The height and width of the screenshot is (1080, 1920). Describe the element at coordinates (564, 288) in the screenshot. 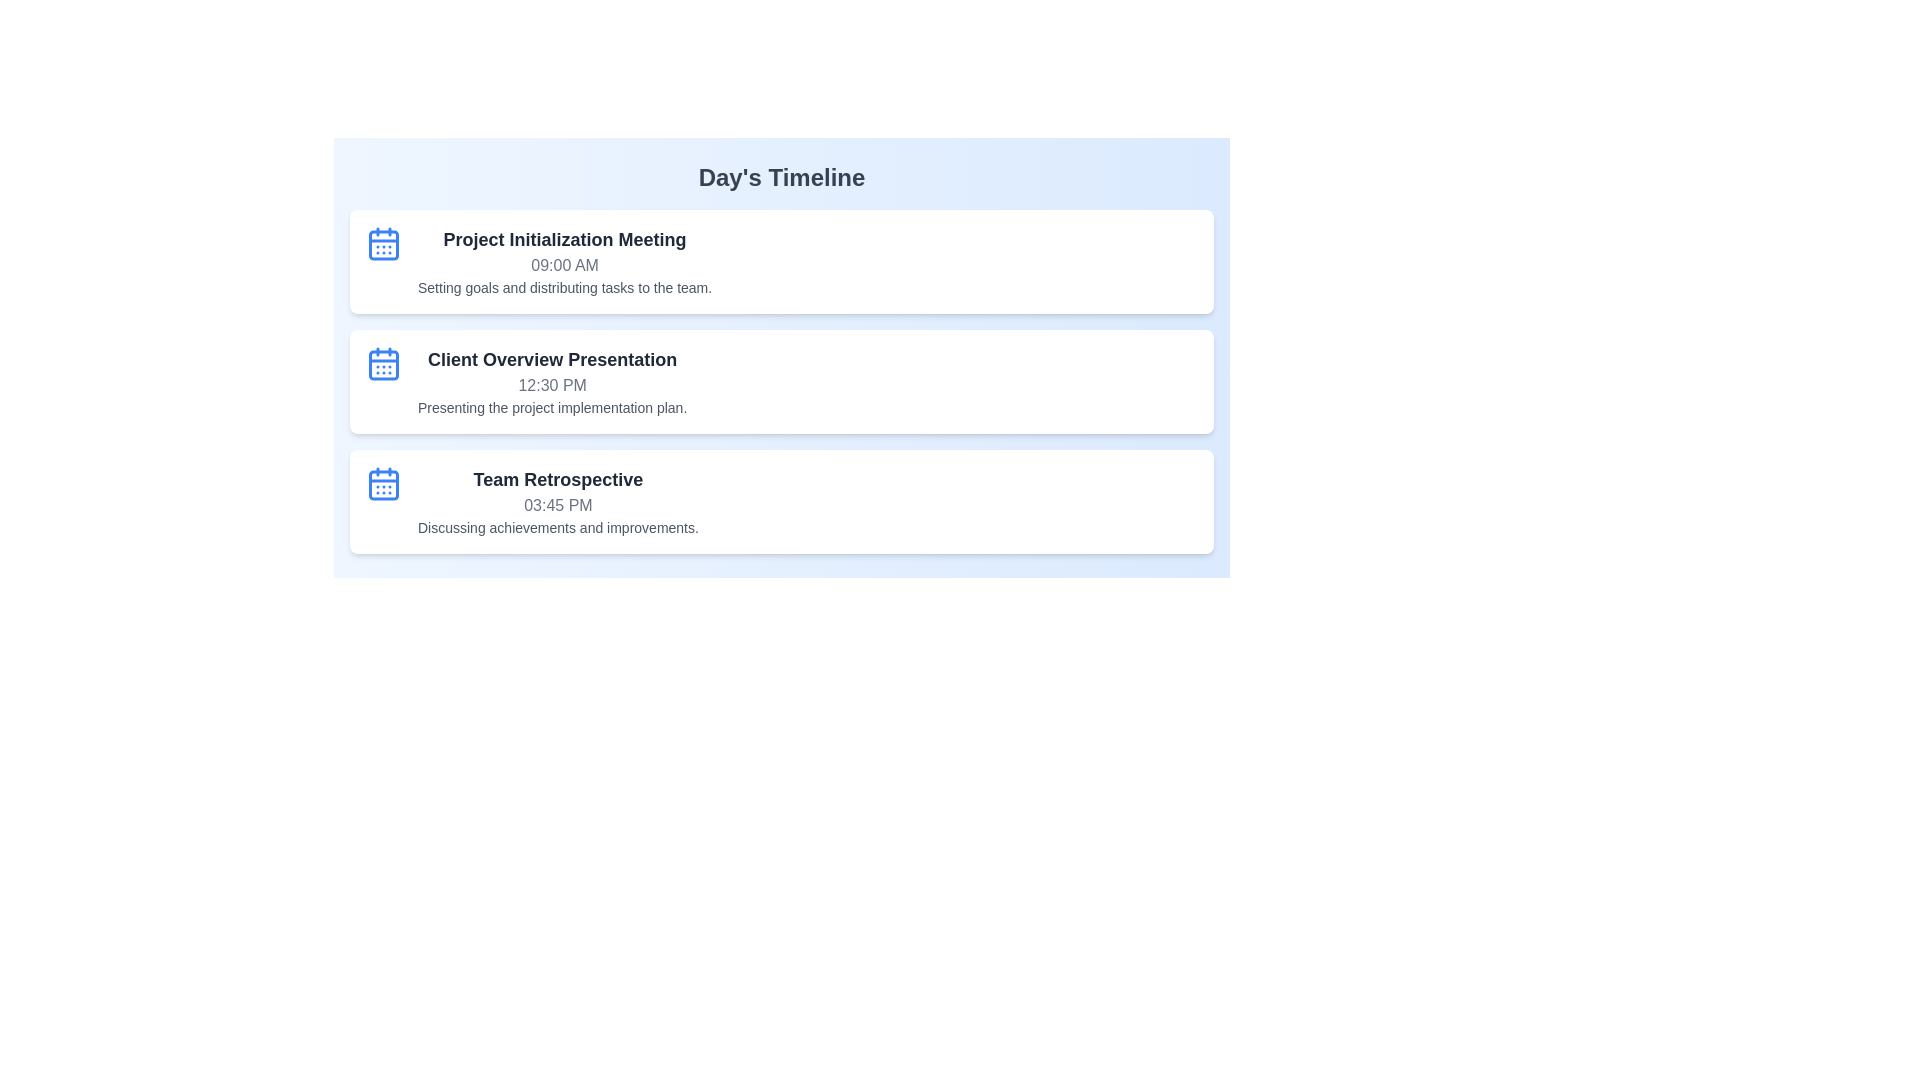

I see `the static text label displaying 'Setting goals and distributing tasks to the team.' which is located at the bottom of the timeline card for 'Project Initialization Meeting.'` at that location.